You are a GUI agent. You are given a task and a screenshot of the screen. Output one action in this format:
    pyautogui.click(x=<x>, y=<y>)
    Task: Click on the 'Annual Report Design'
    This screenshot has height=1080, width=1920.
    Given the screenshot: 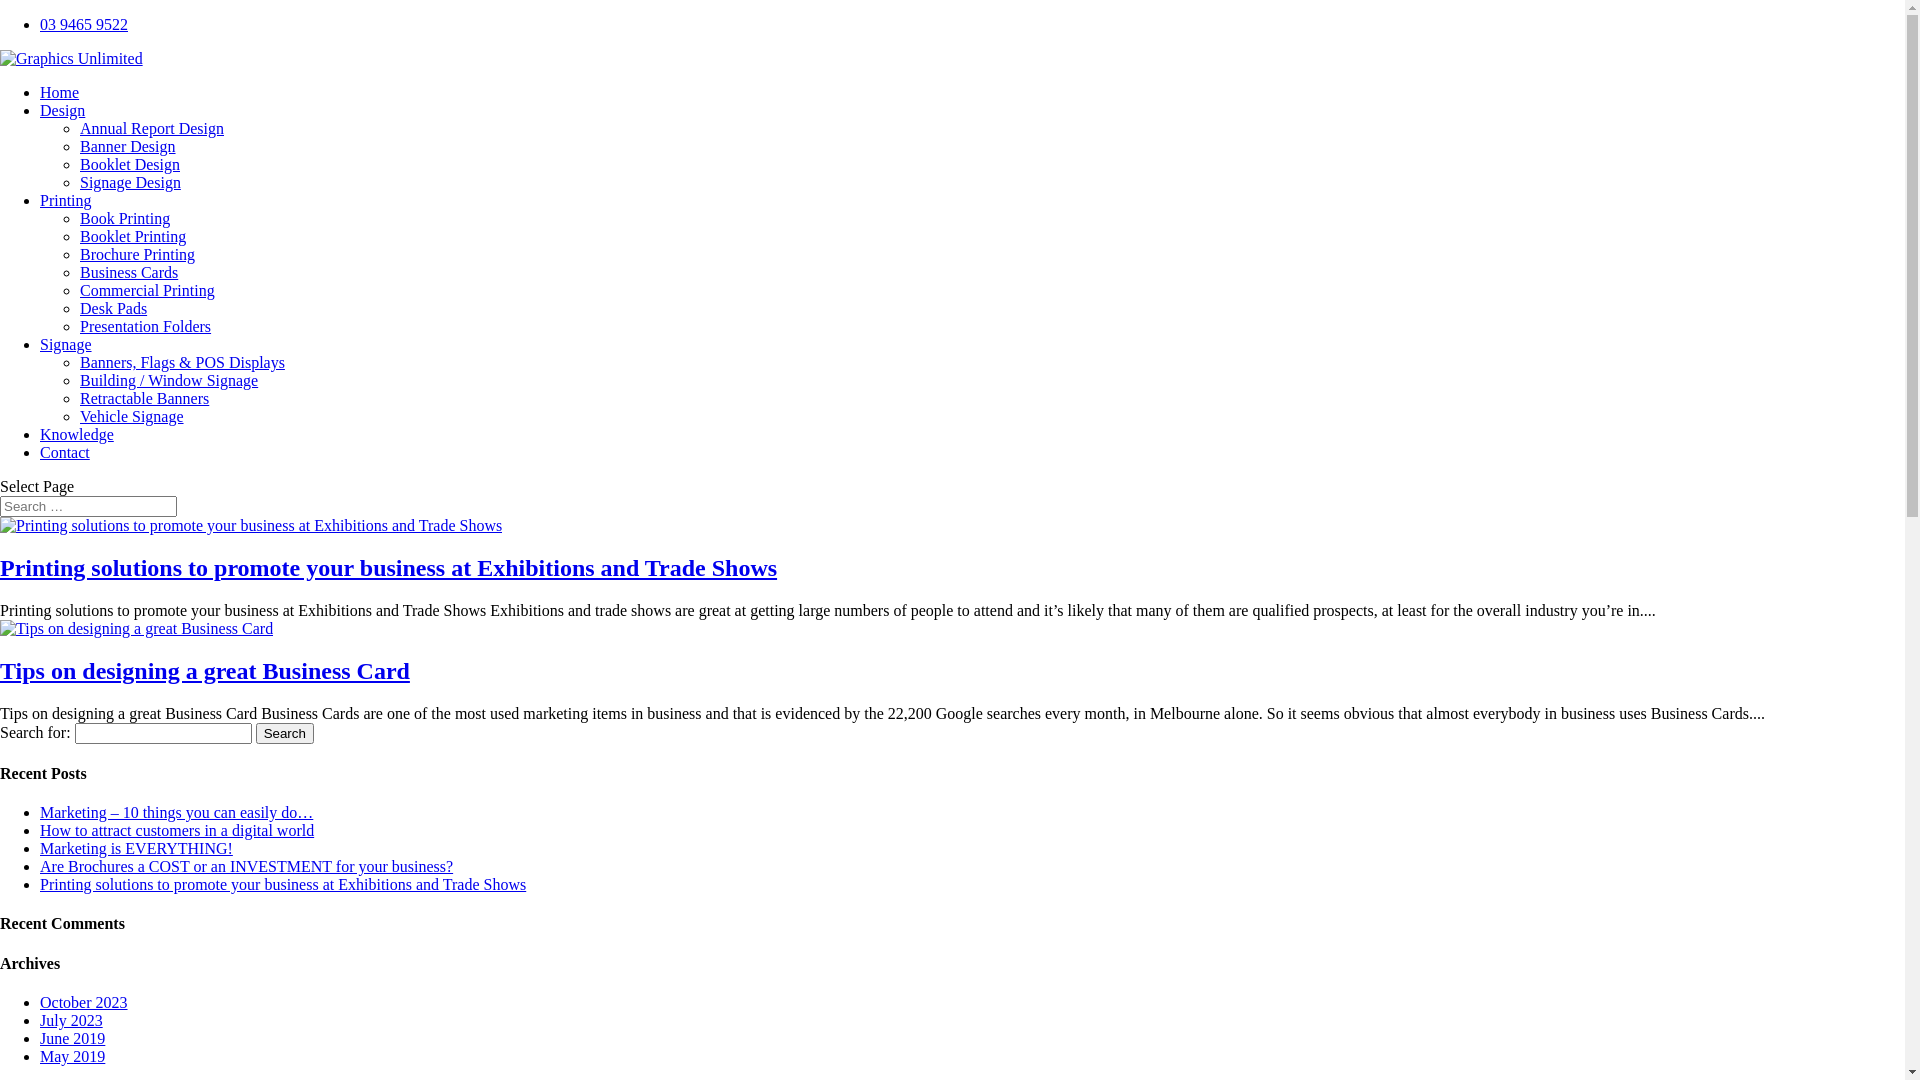 What is the action you would take?
    pyautogui.click(x=151, y=128)
    